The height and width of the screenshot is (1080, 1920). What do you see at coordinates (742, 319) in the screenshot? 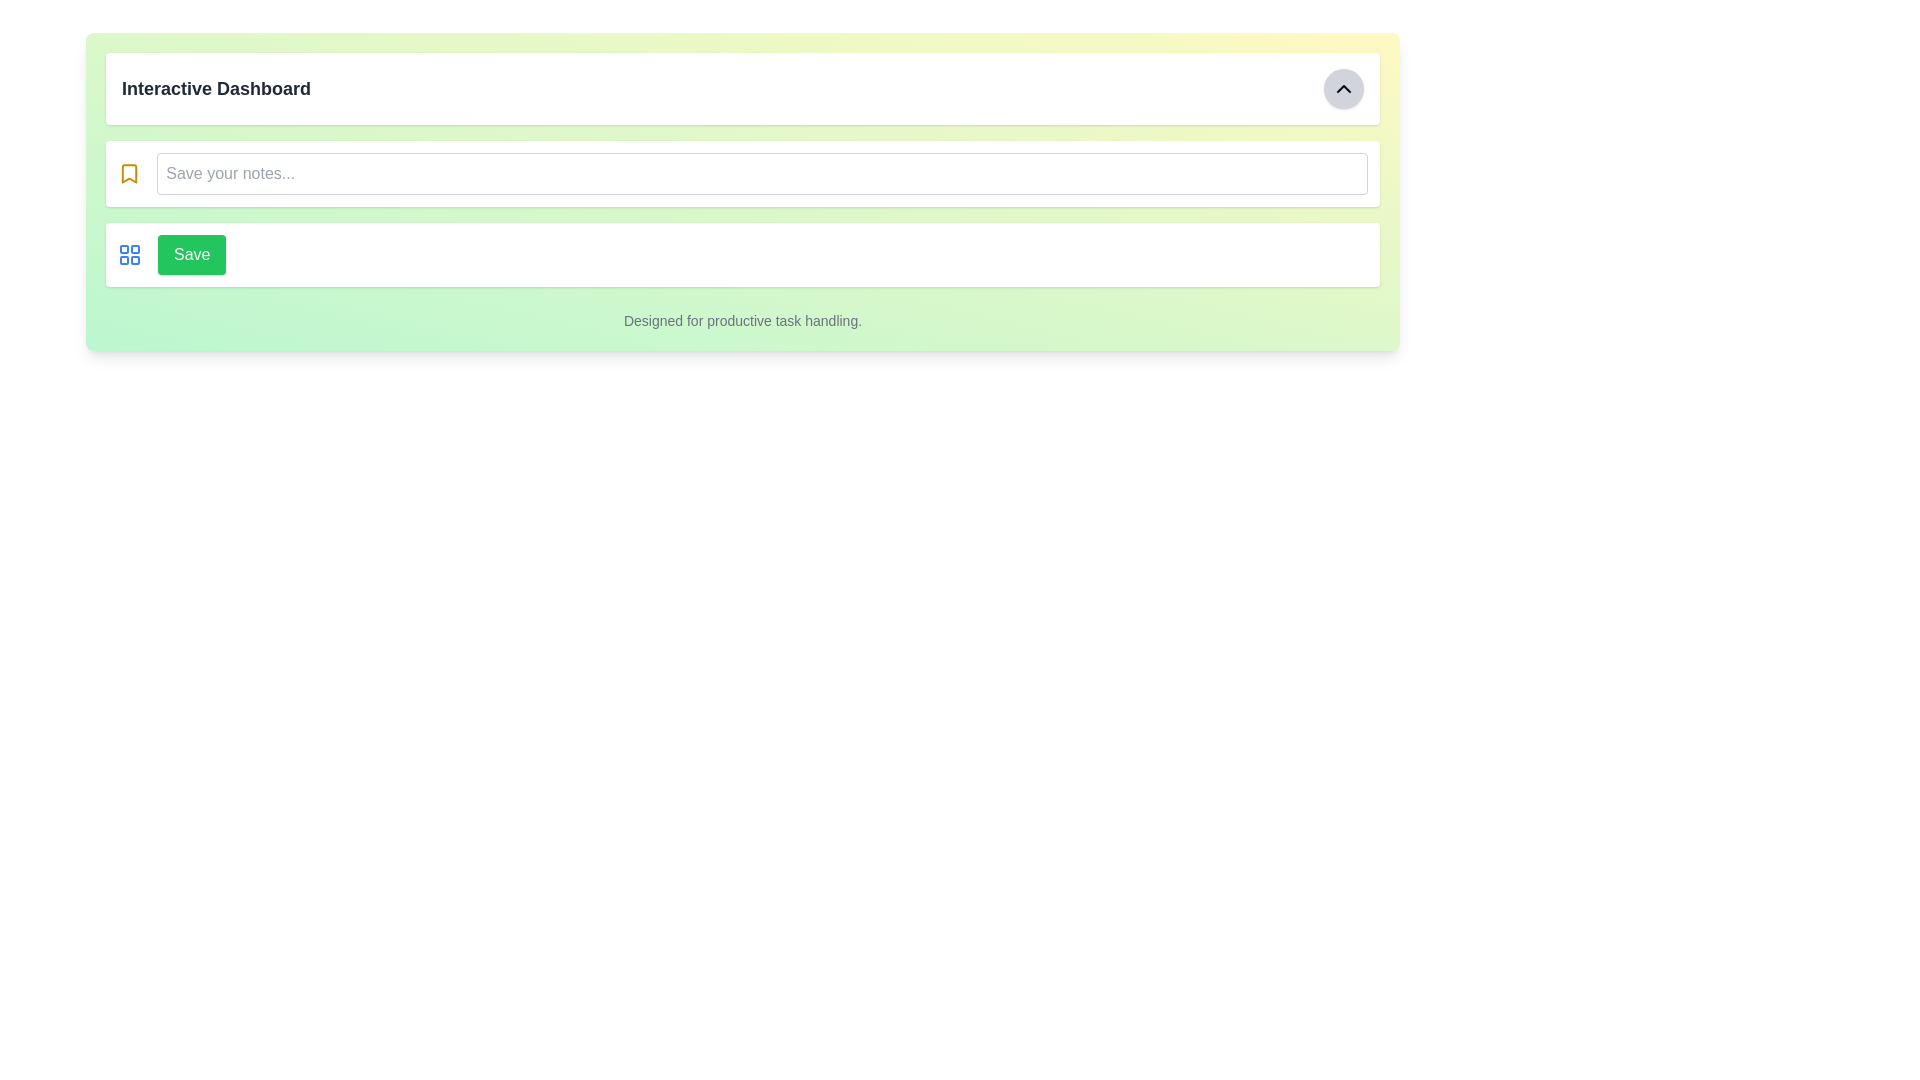
I see `the text element displaying 'Designed for productive task handling.' which is positioned below the save button and text input field in a greenish background panel` at bounding box center [742, 319].